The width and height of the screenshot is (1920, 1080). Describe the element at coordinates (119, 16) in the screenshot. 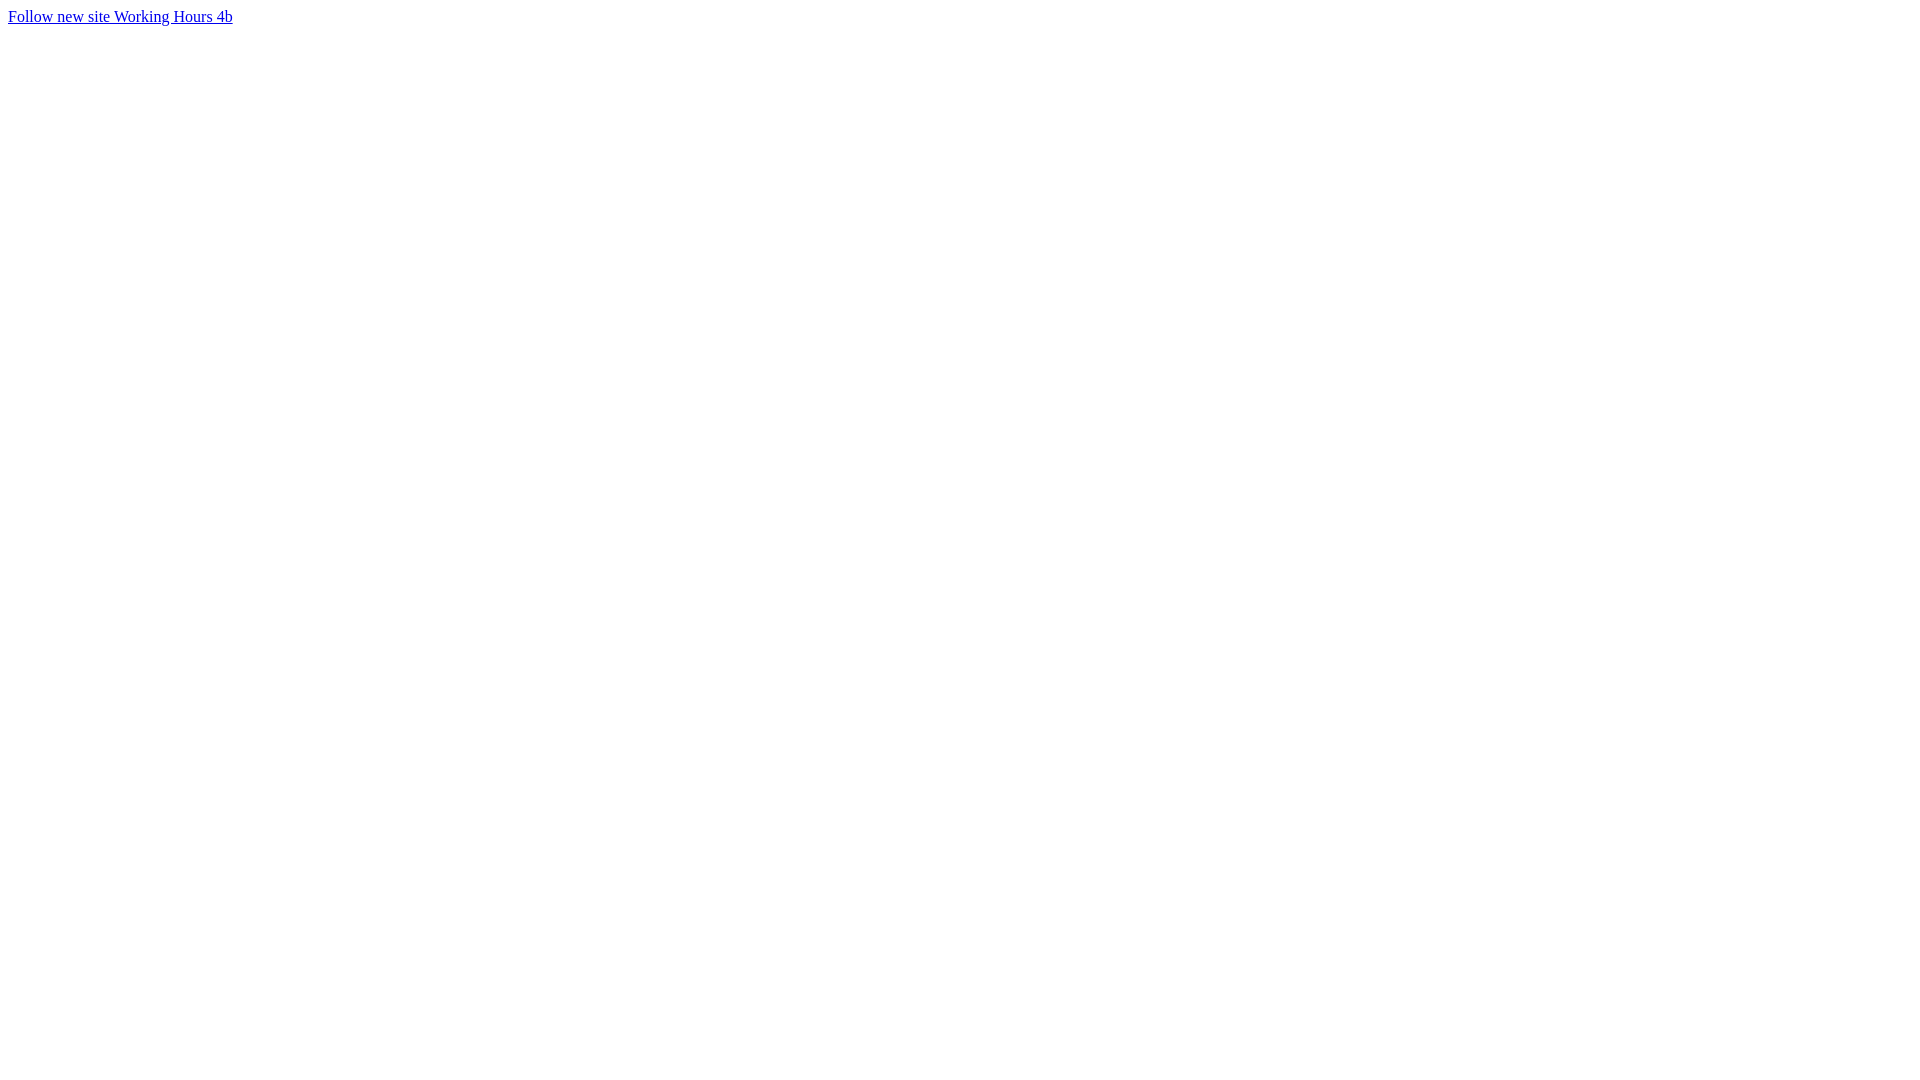

I see `'Follow new site Working Hours 4b'` at that location.